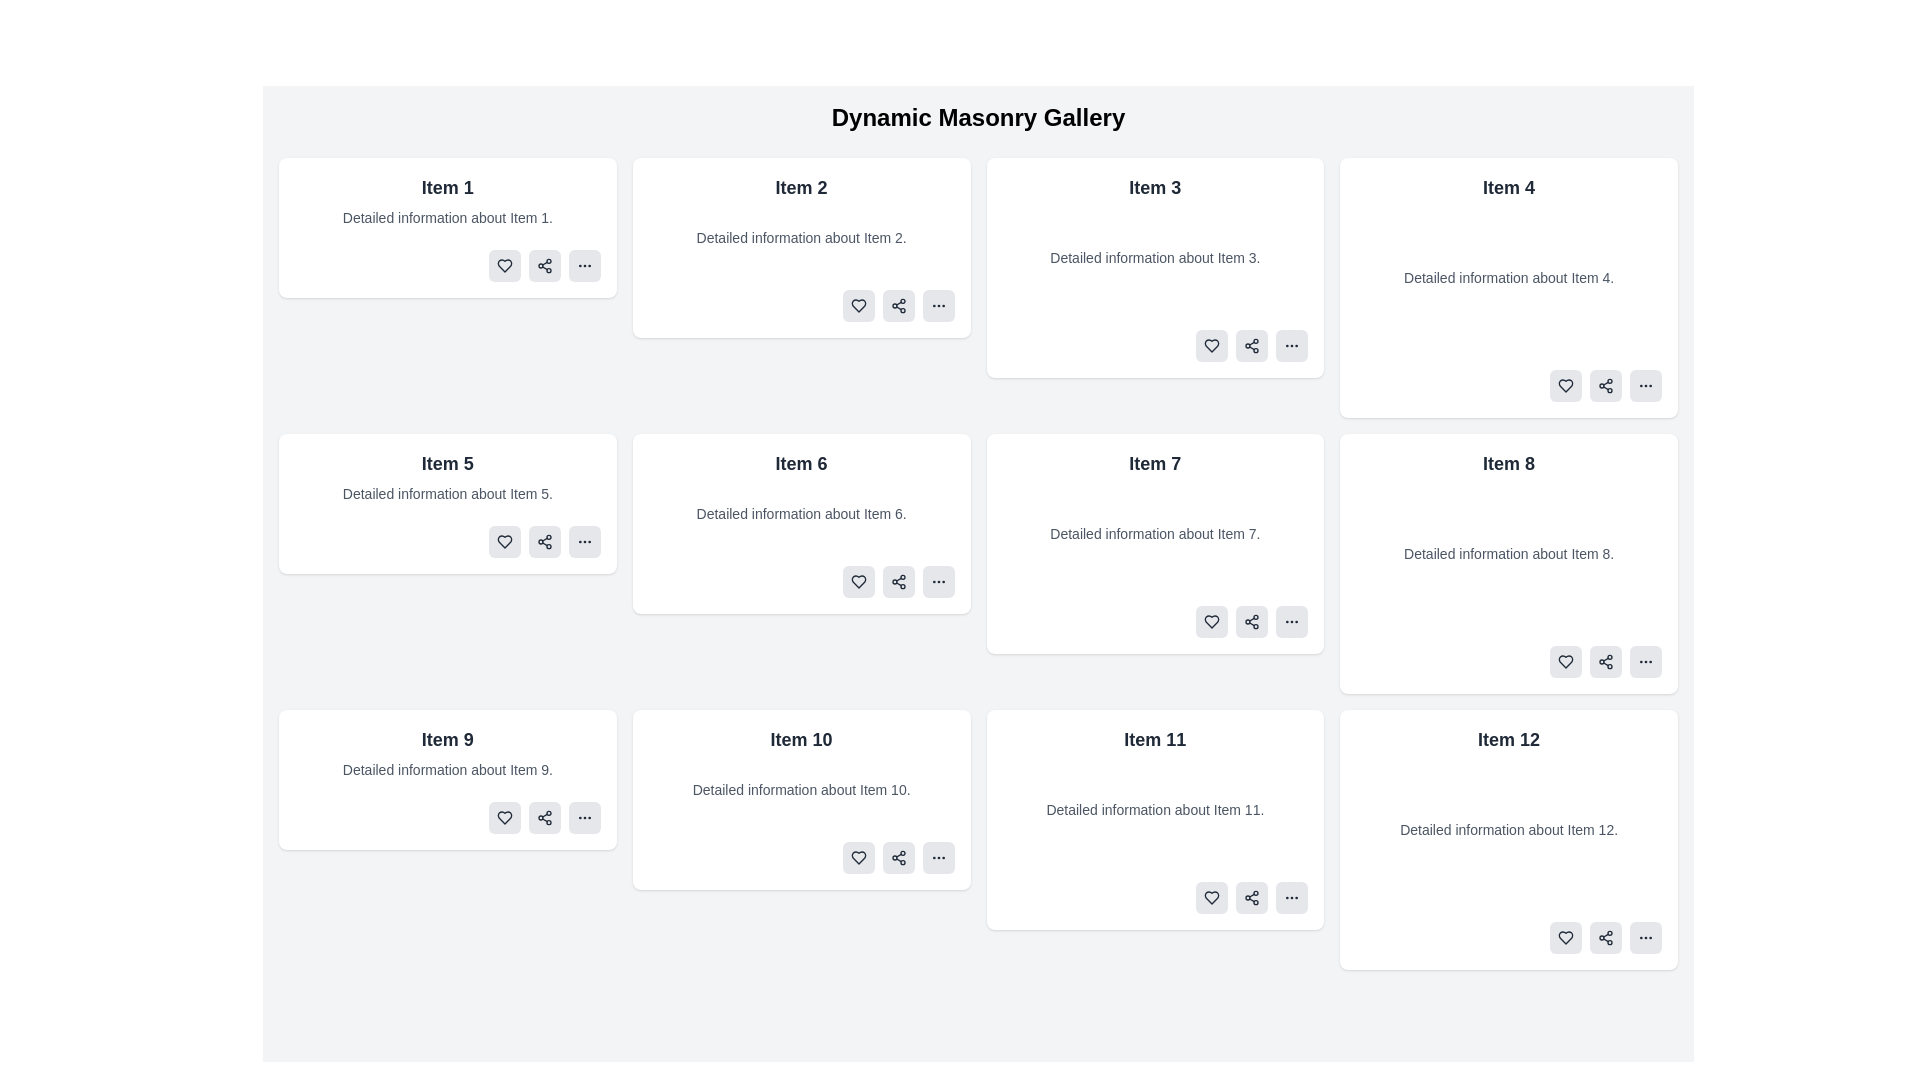 The image size is (1920, 1080). Describe the element at coordinates (446, 188) in the screenshot. I see `text displayed in the heading label located at the top-left of the first card in the grid layout` at that location.